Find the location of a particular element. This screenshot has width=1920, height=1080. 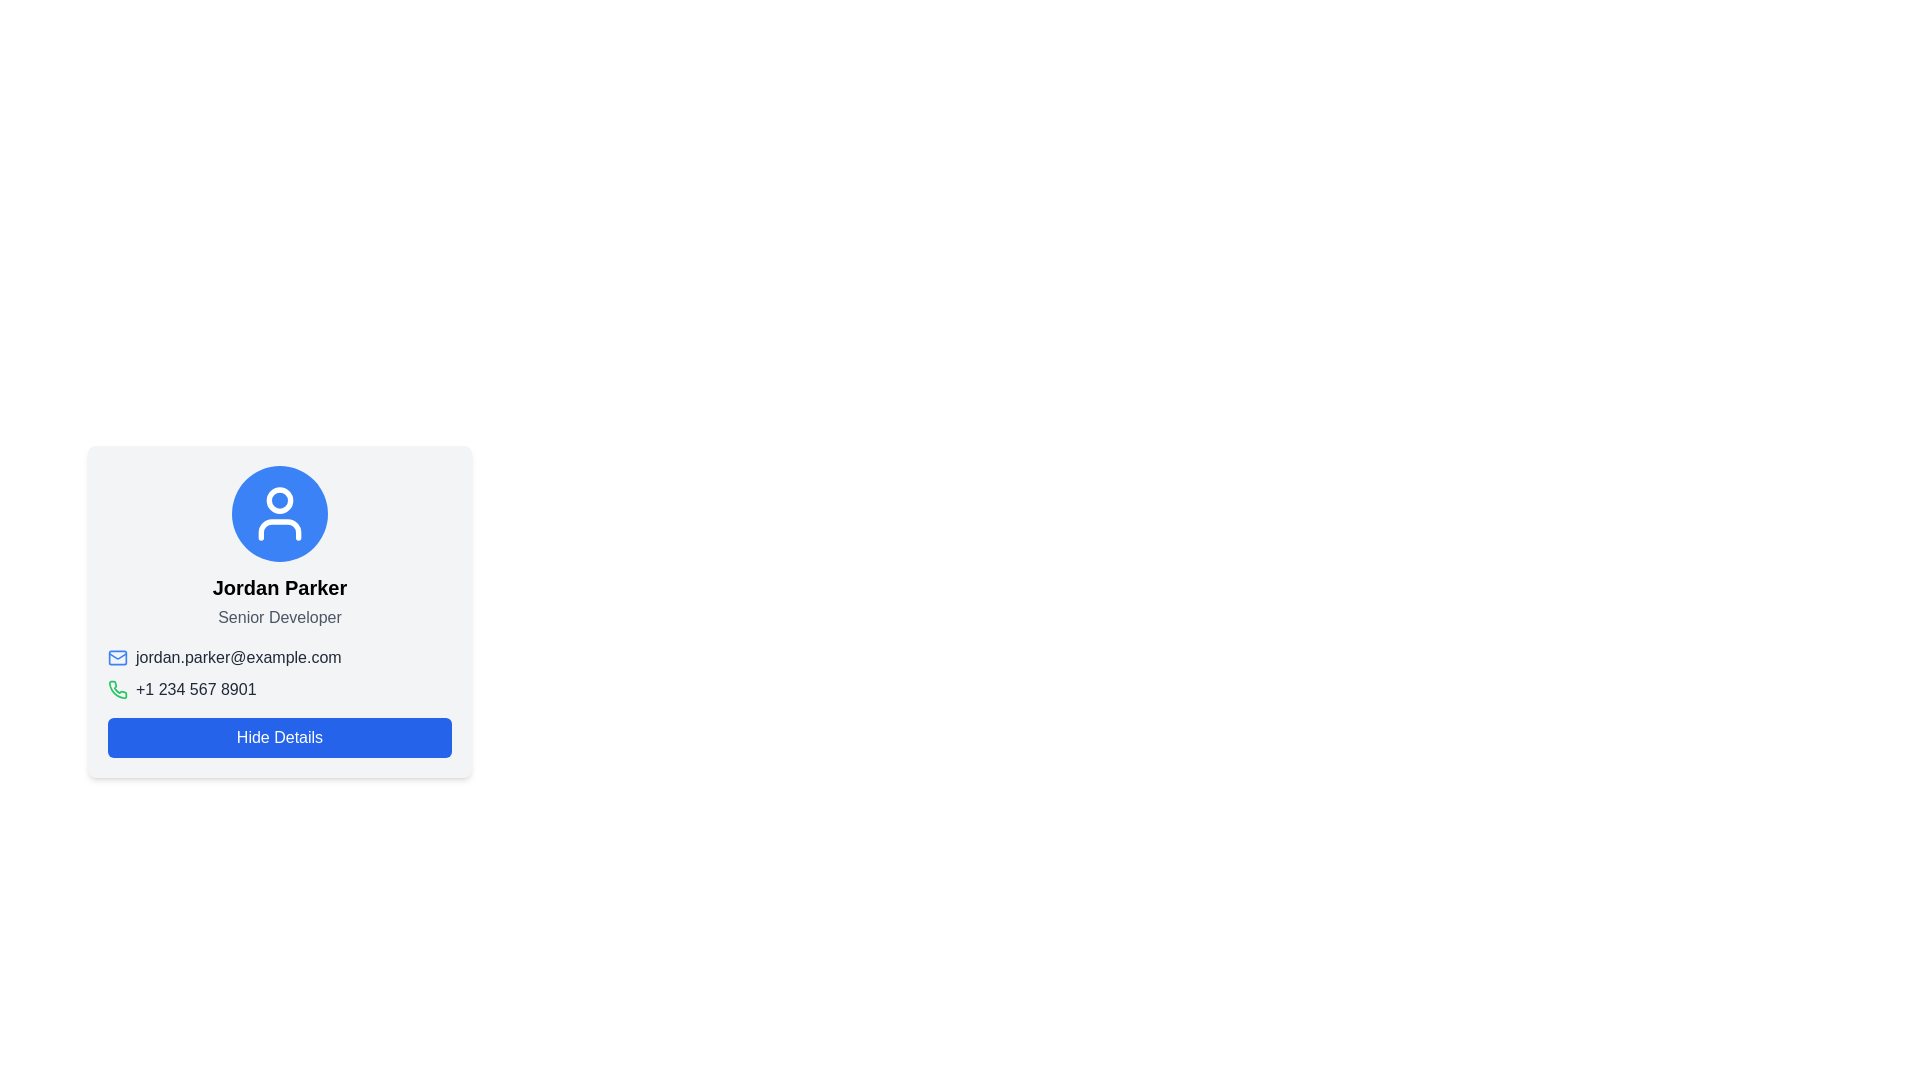

the rectangular arc component within the bottom center of the circular blue icon above 'Jordan Parker' on the user detail card is located at coordinates (278, 528).